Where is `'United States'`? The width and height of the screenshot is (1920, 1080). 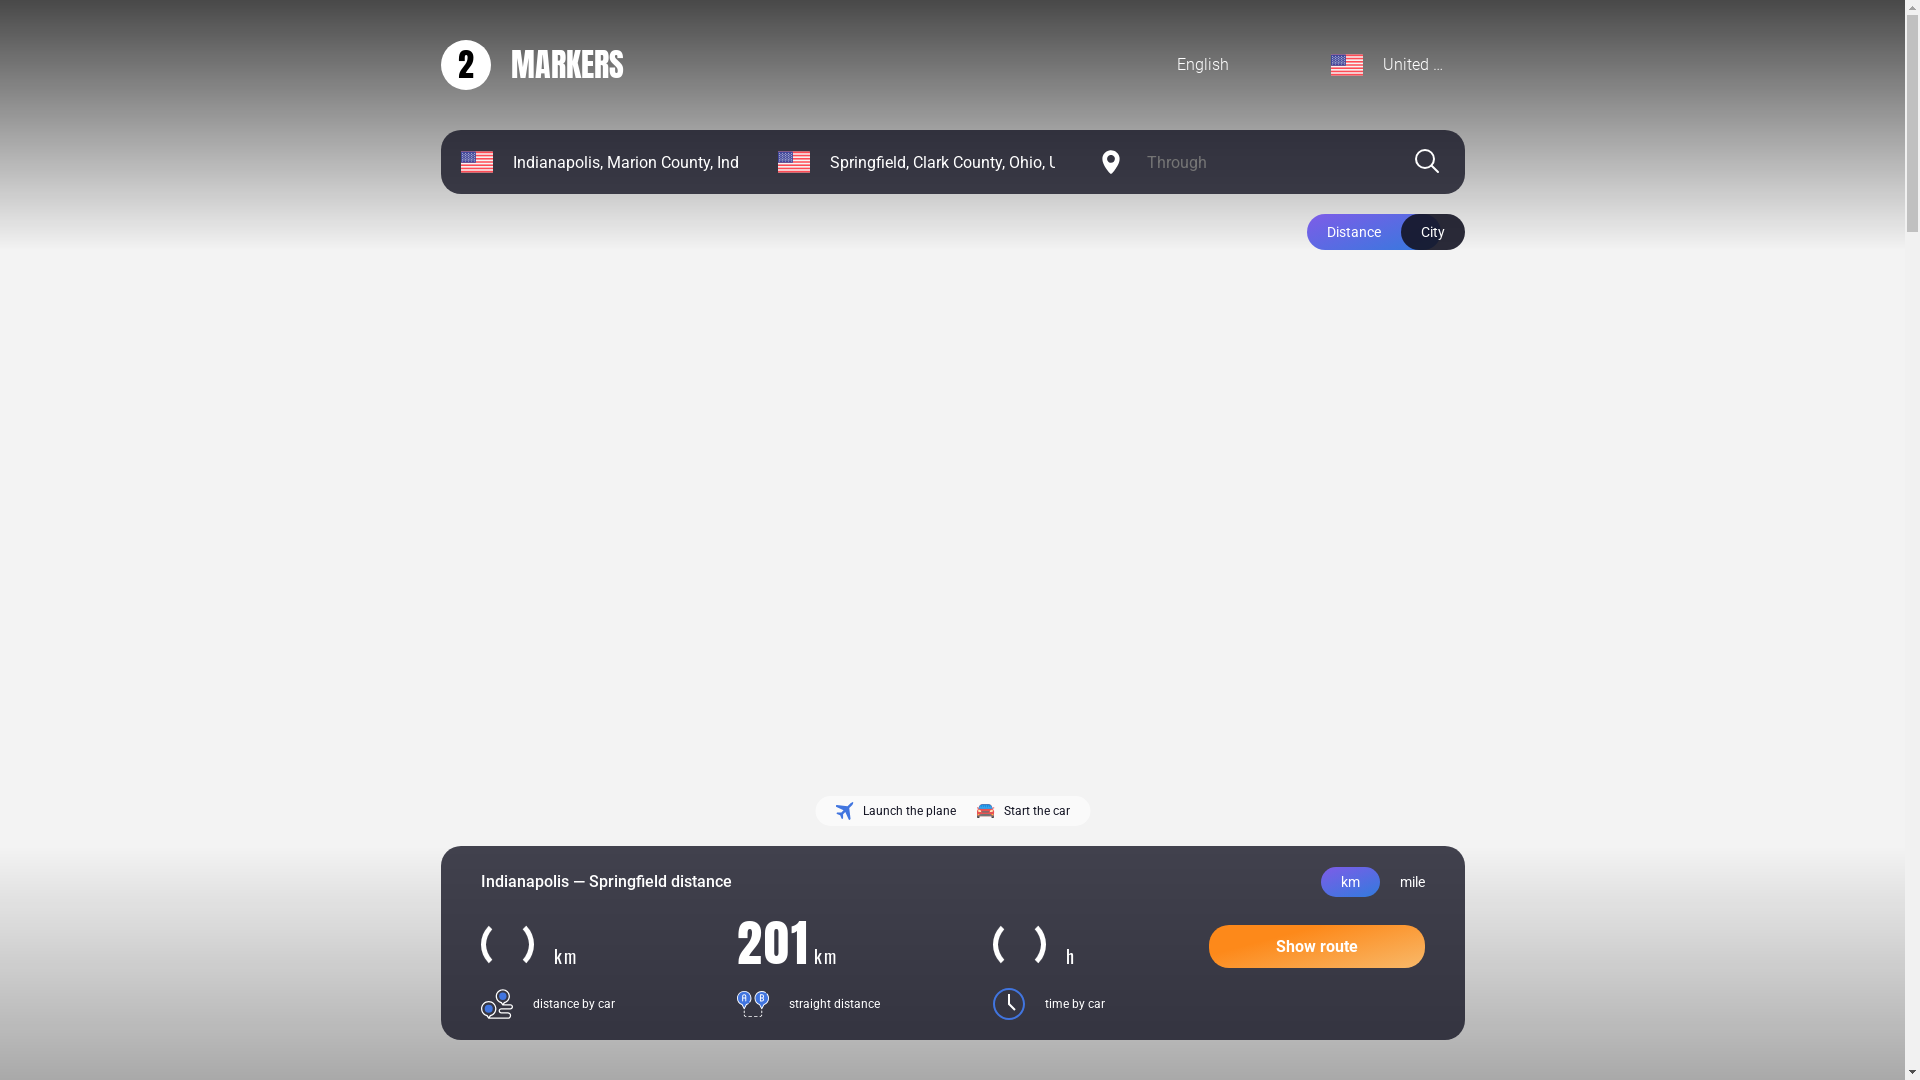 'United States' is located at coordinates (1386, 64).